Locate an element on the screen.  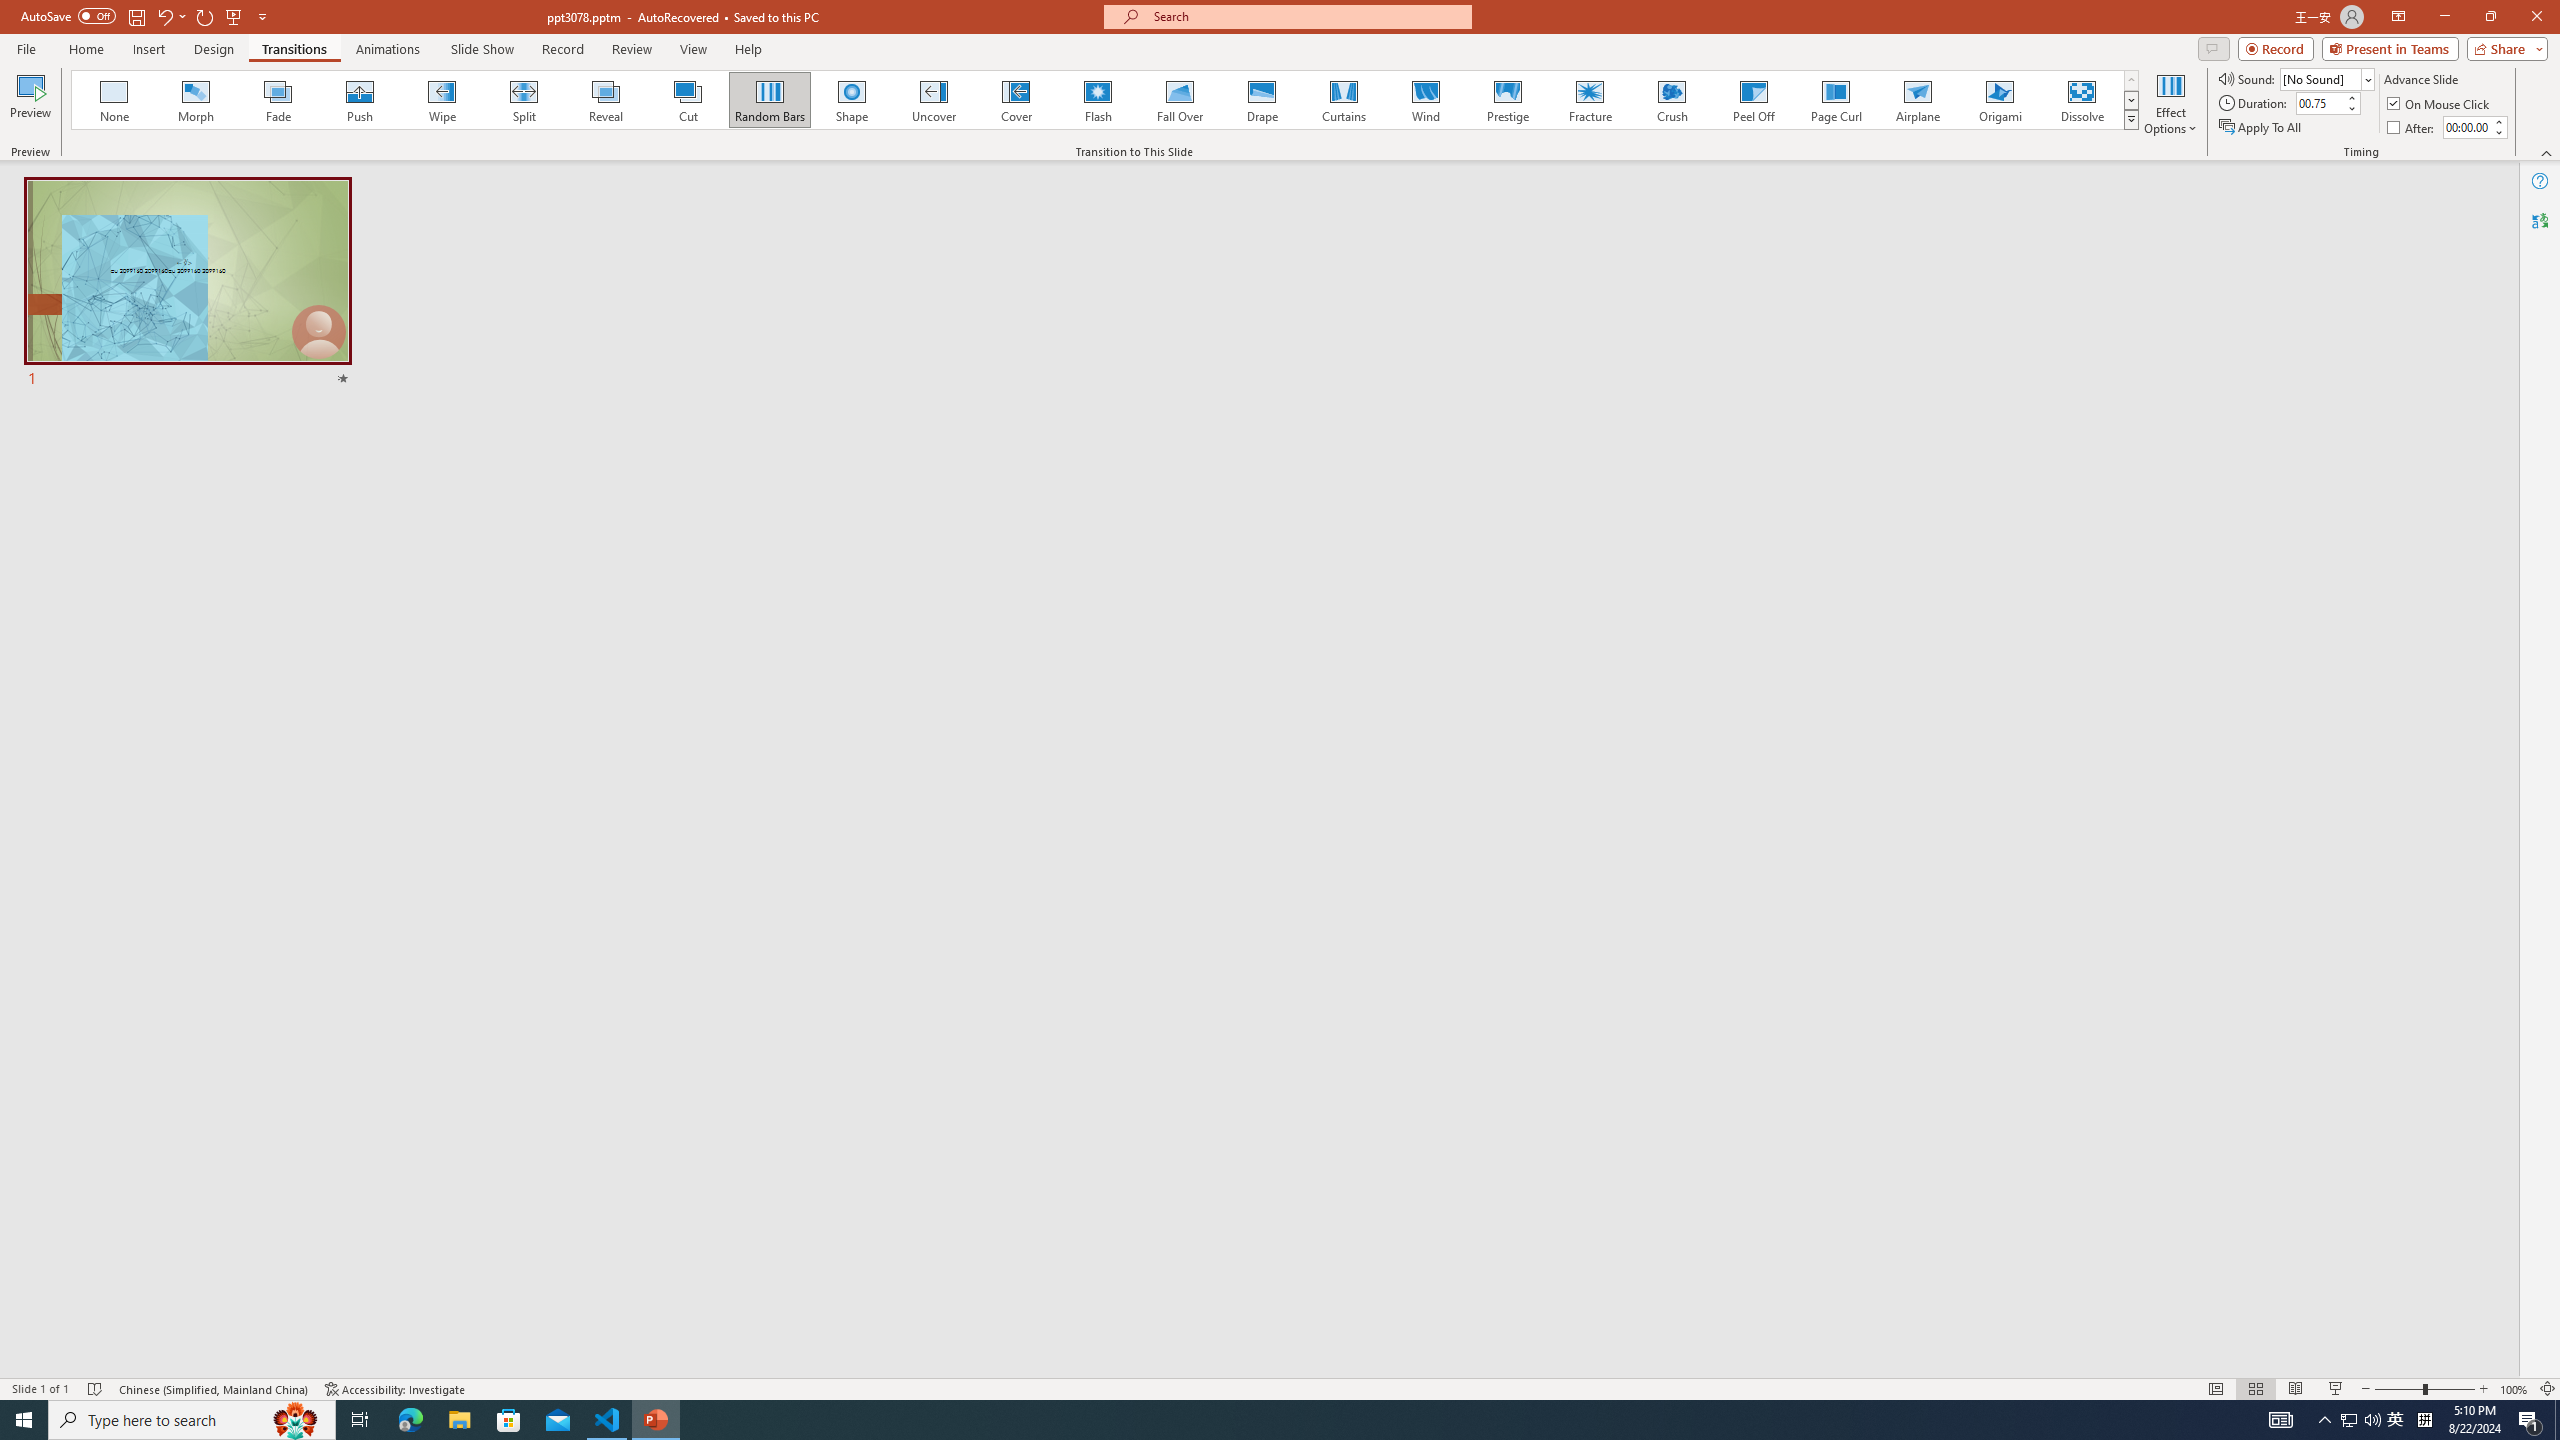
'Cover' is located at coordinates (1015, 99).